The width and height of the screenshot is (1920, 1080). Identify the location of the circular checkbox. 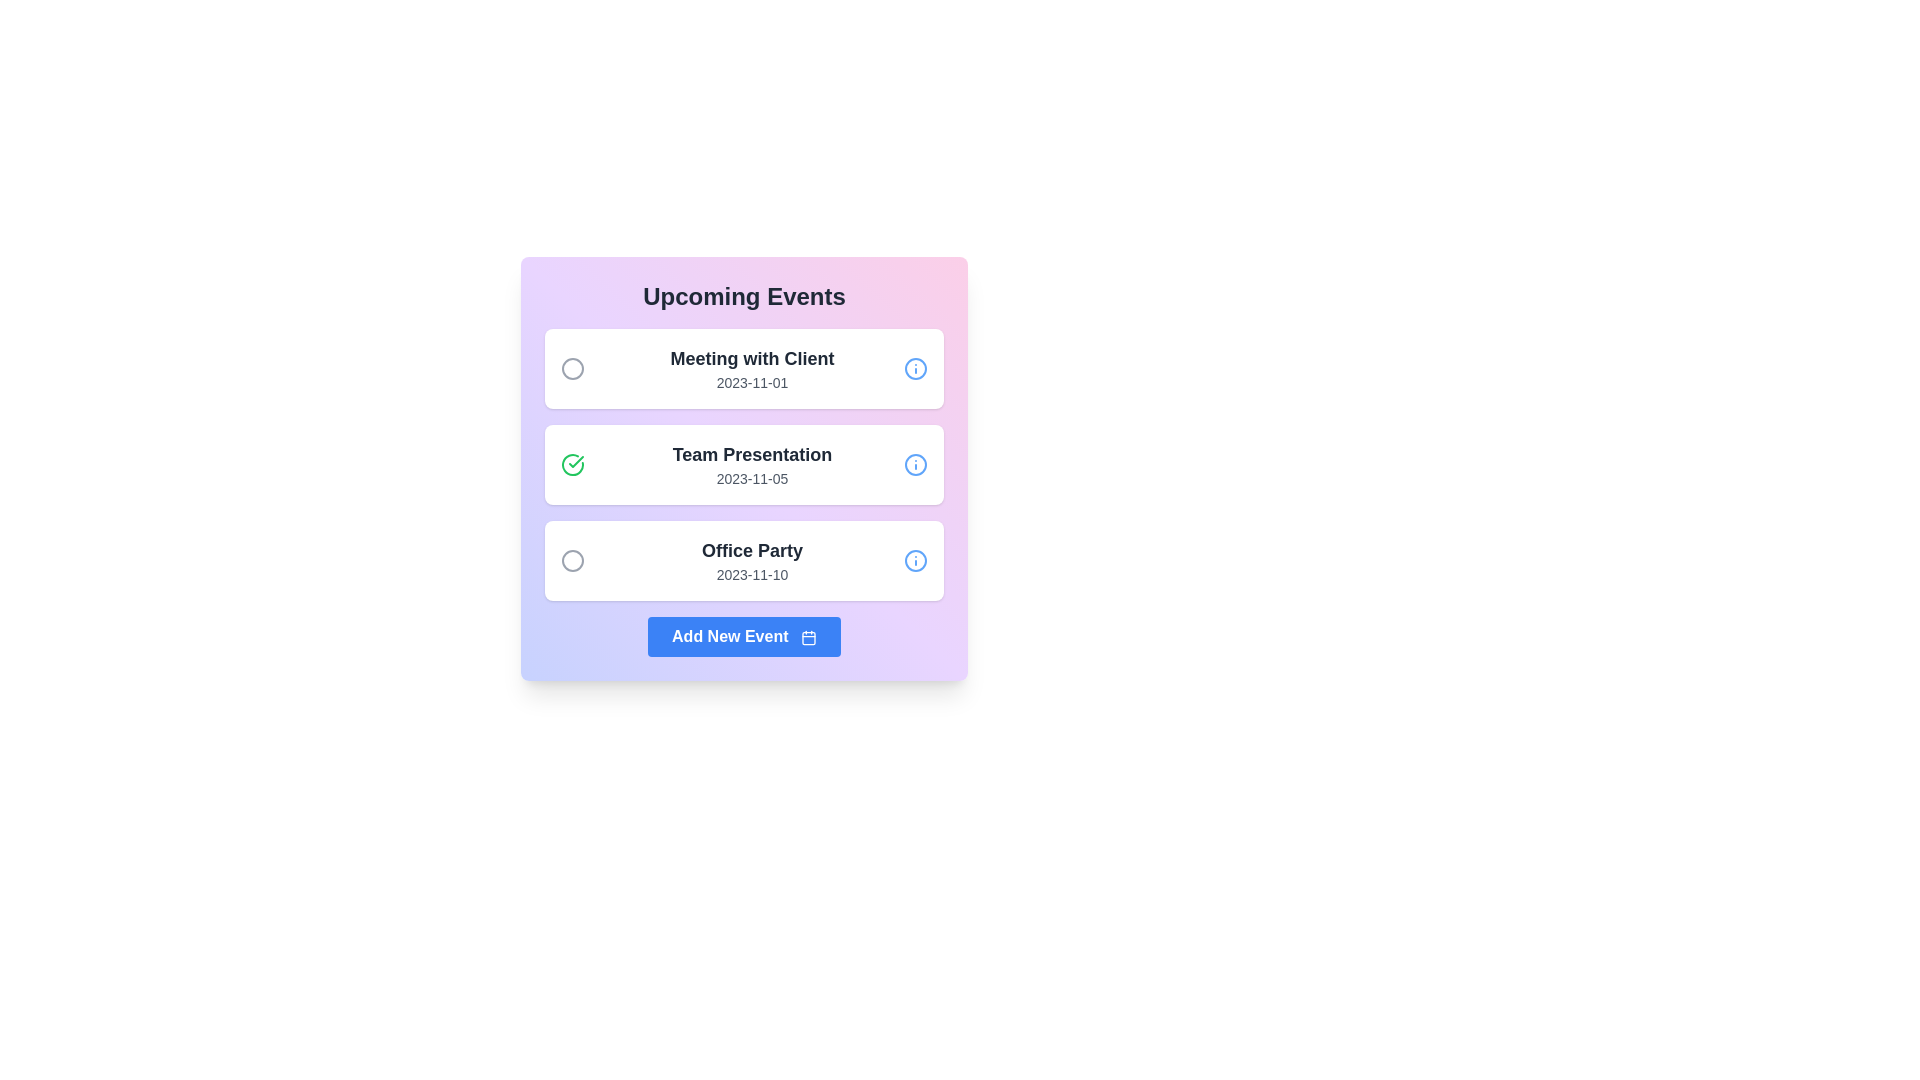
(571, 465).